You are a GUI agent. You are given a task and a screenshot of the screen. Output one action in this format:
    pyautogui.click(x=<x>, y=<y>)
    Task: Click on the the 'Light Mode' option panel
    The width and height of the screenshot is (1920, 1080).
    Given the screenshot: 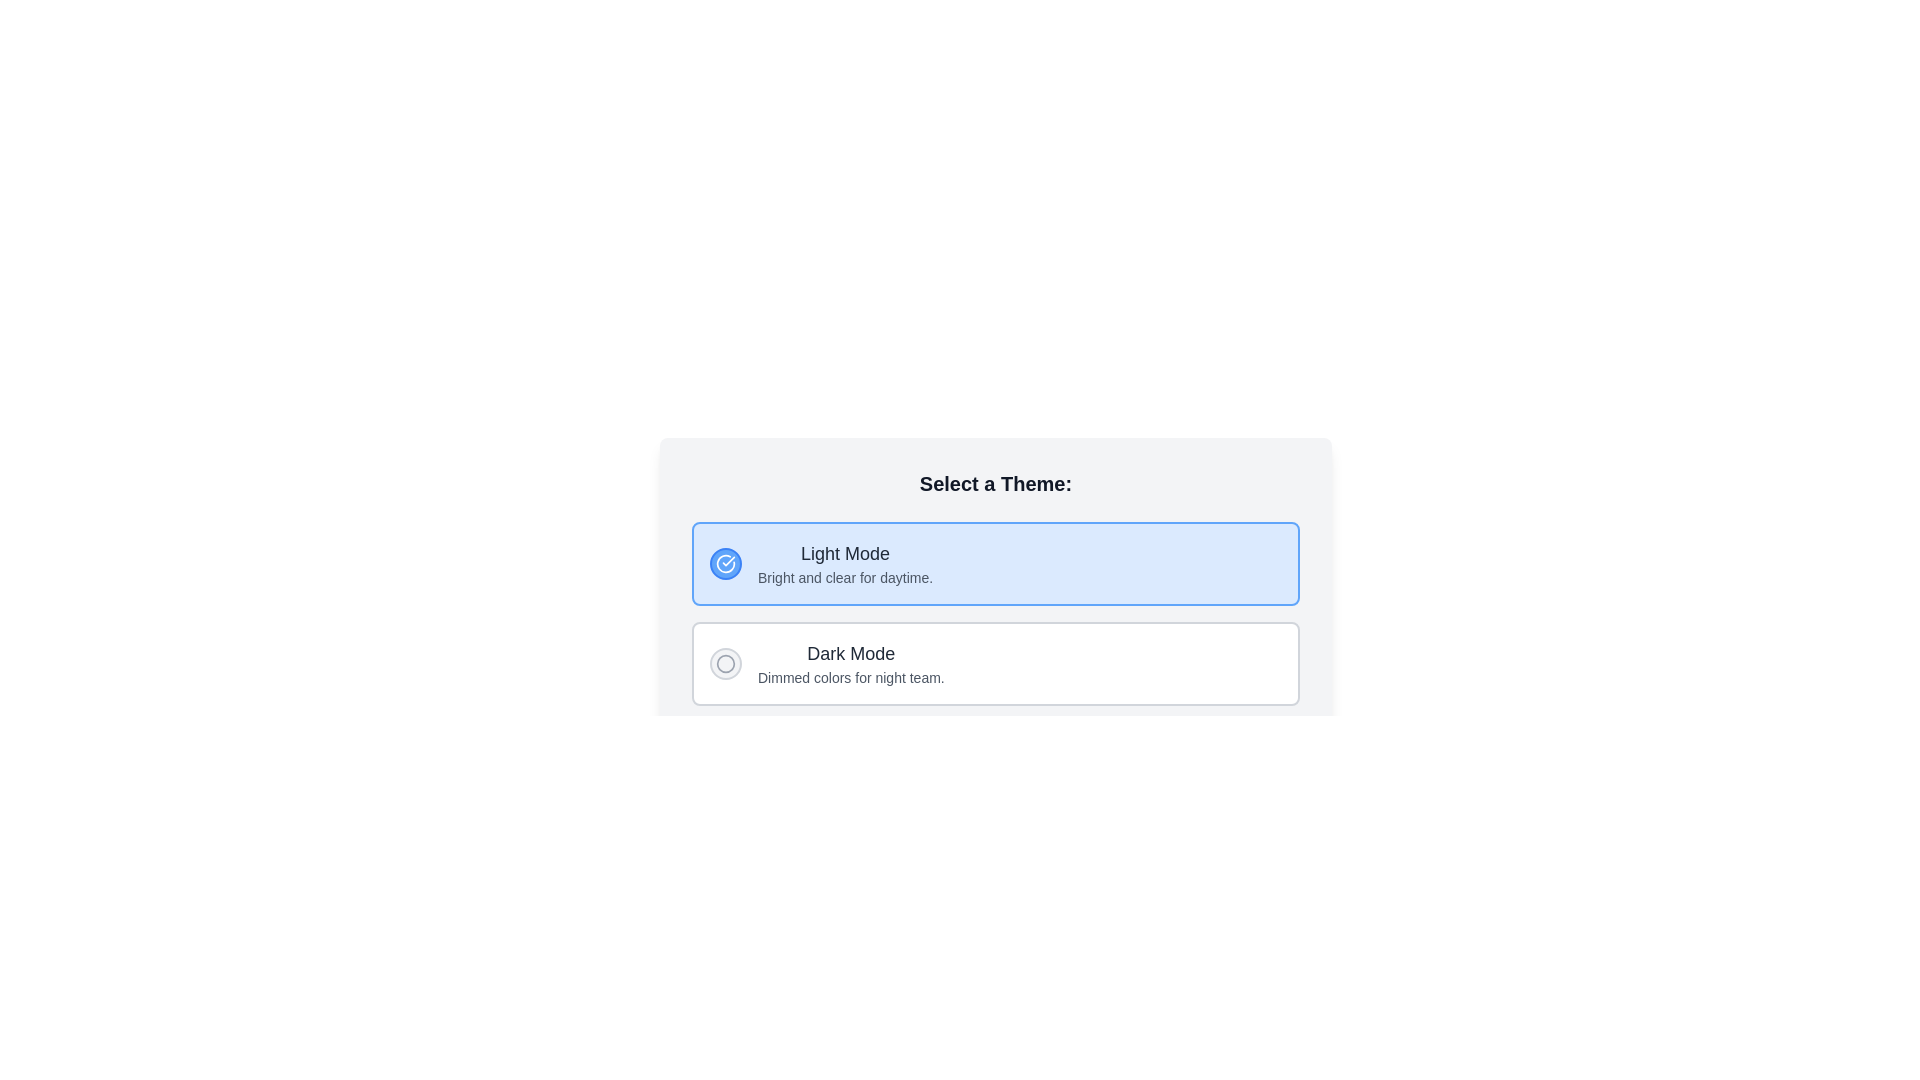 What is the action you would take?
    pyautogui.click(x=996, y=563)
    